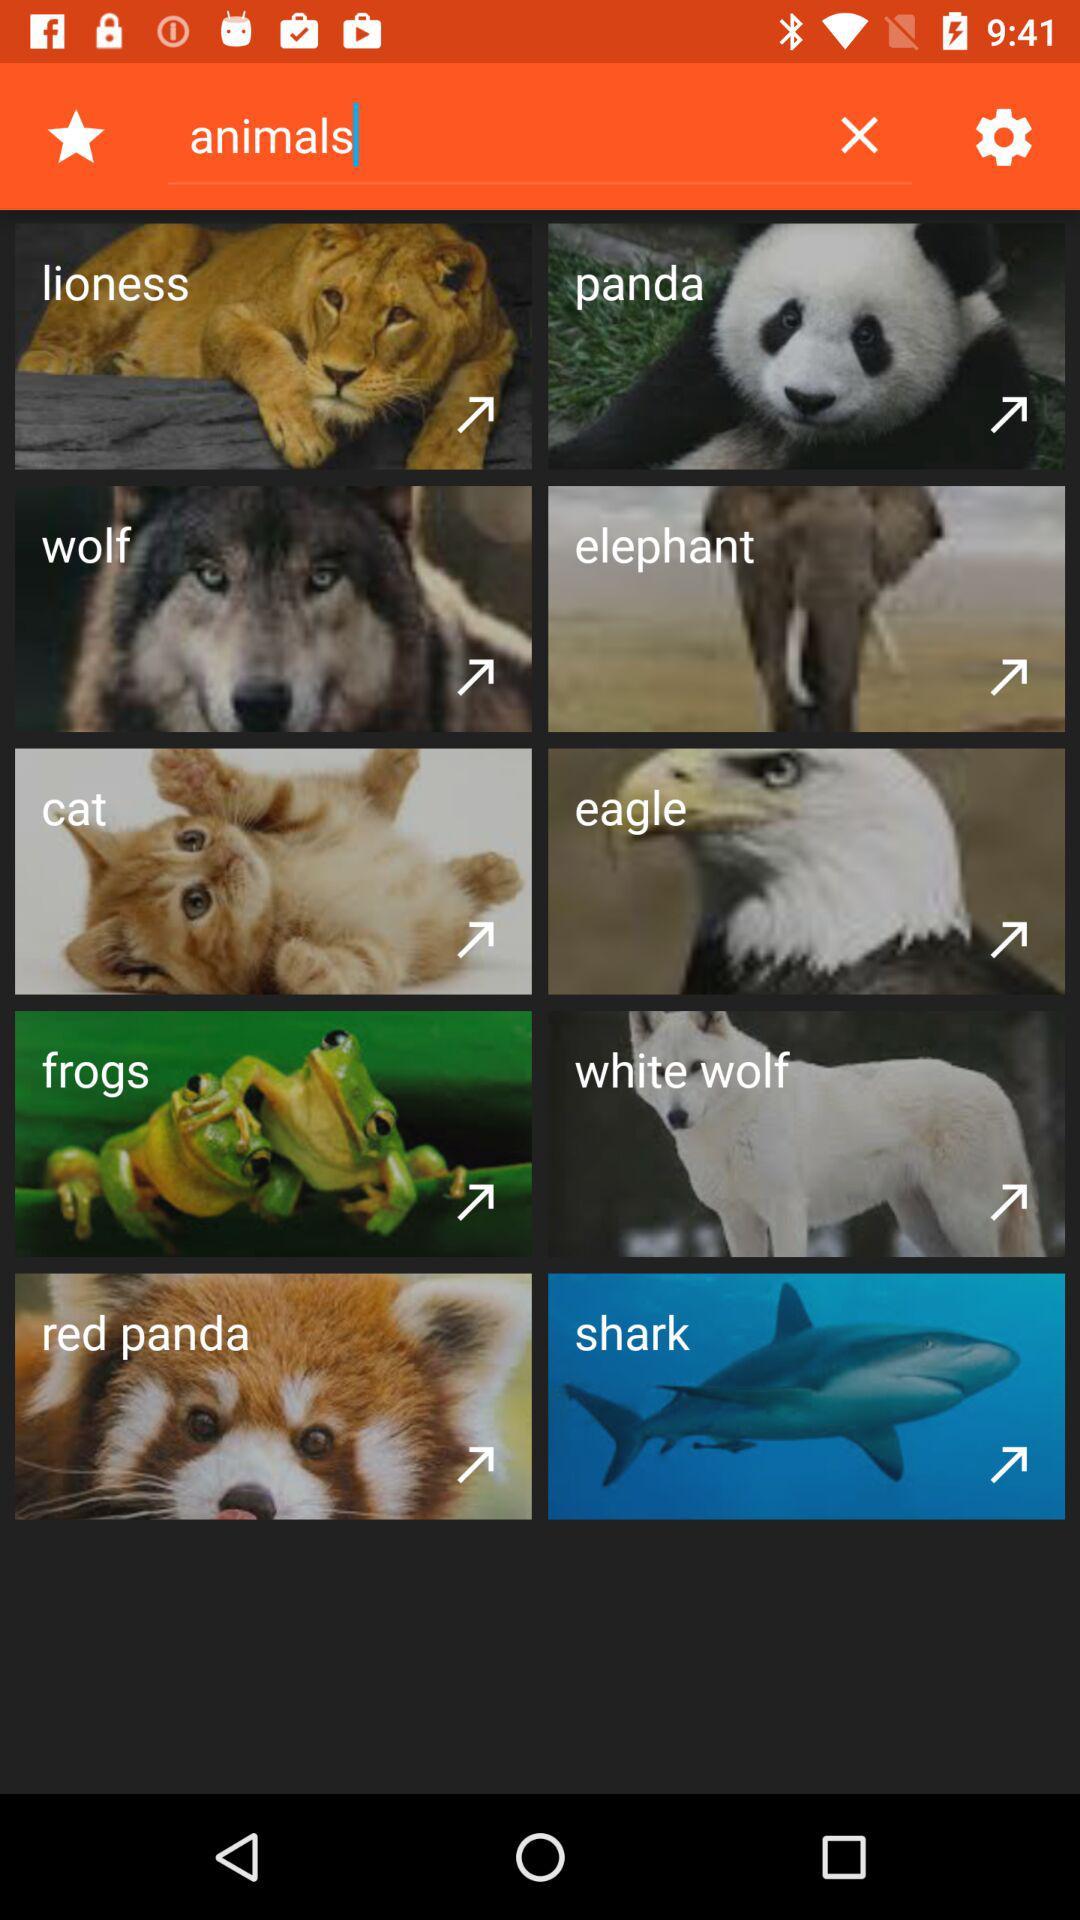 The width and height of the screenshot is (1080, 1920). Describe the element at coordinates (1009, 1200) in the screenshot. I see `the item below the white wolf` at that location.